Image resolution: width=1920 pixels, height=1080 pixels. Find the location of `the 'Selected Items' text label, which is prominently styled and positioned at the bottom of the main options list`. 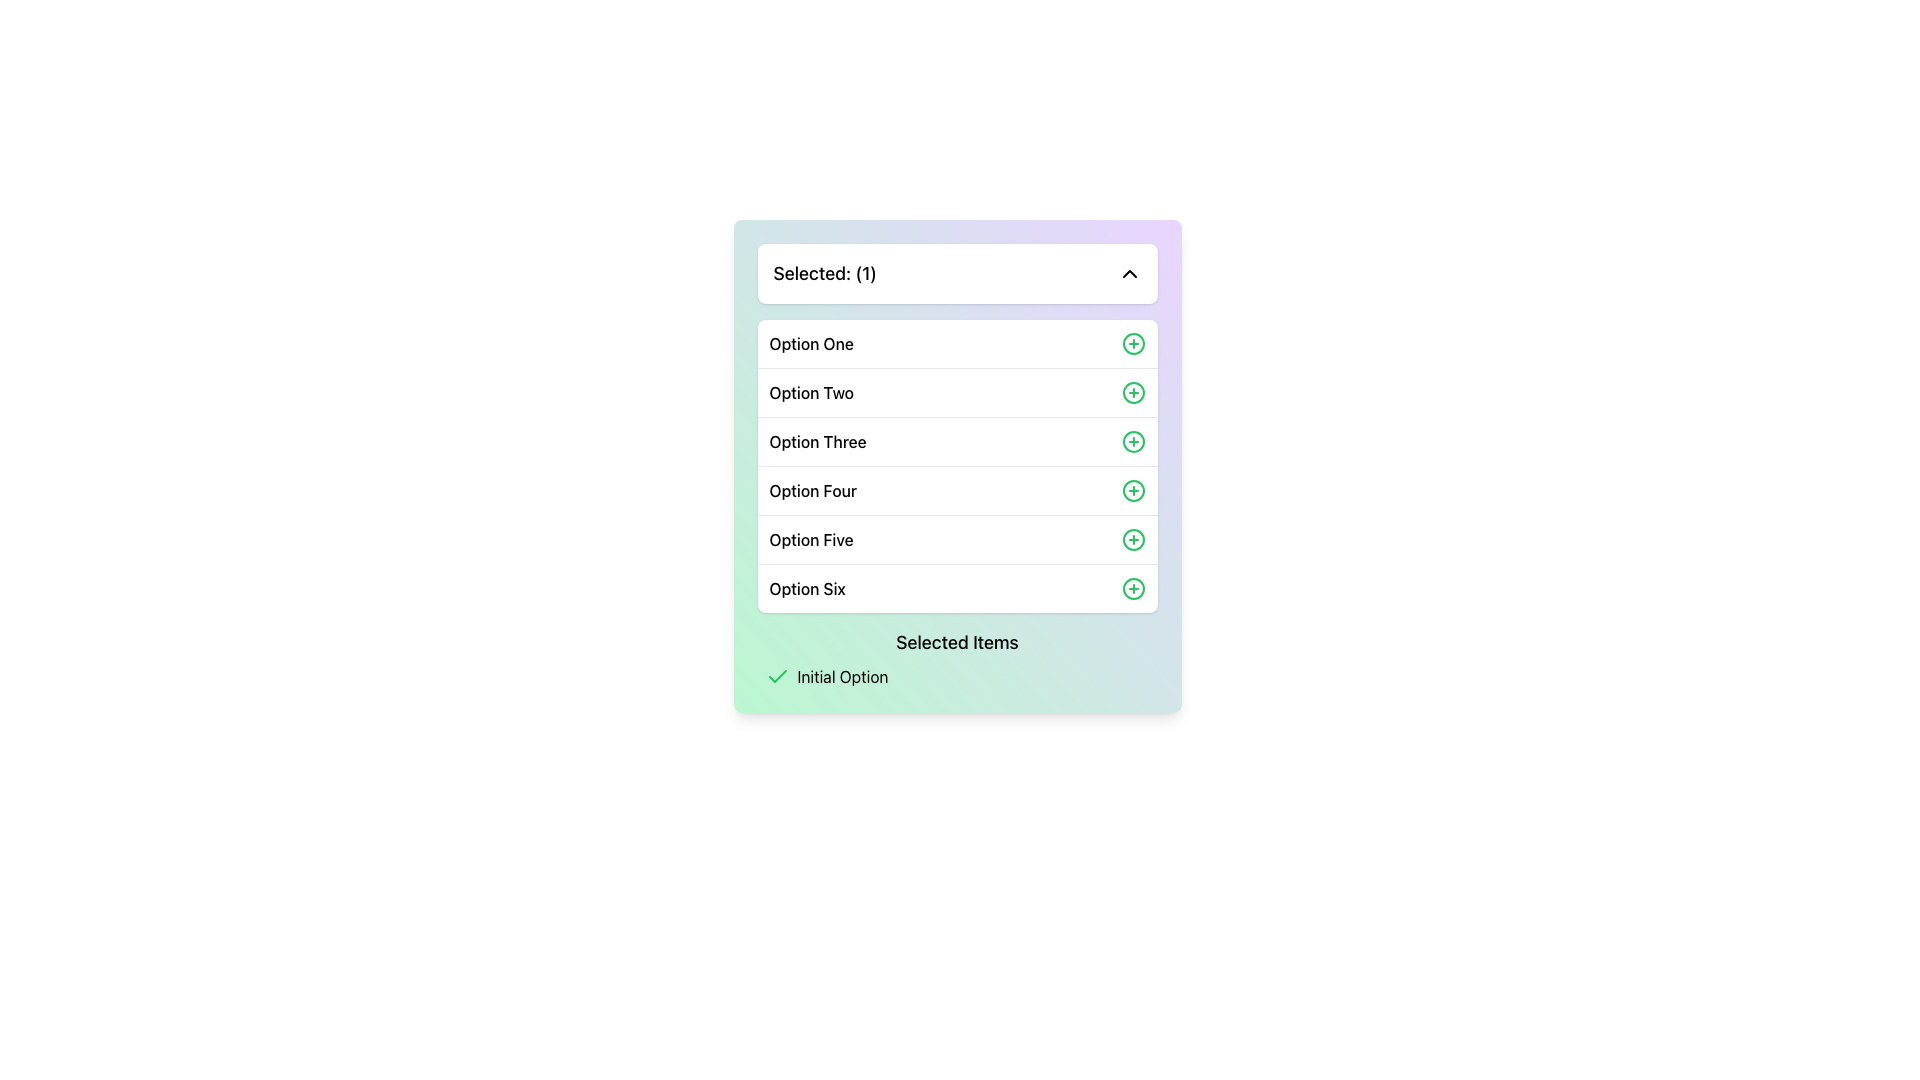

the 'Selected Items' text label, which is prominently styled and positioned at the bottom of the main options list is located at coordinates (956, 643).